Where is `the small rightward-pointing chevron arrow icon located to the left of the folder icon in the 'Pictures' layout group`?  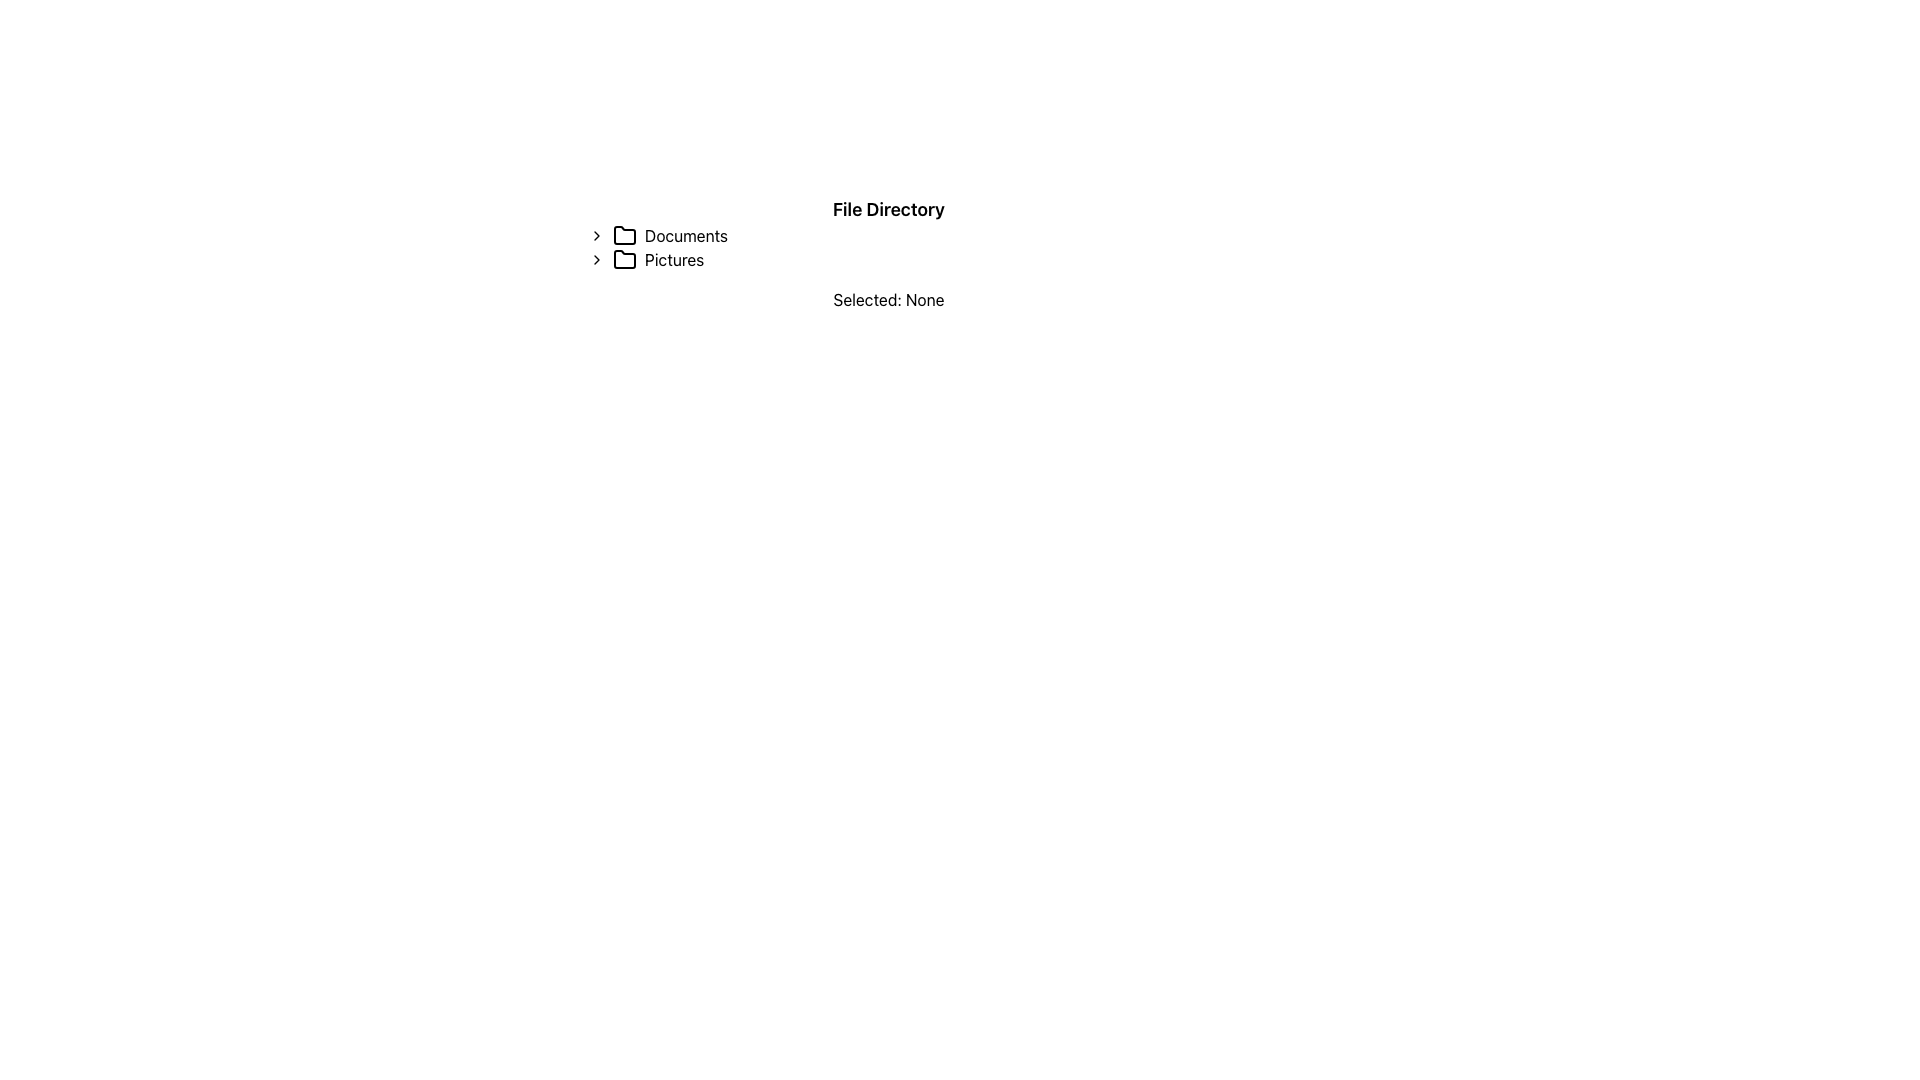
the small rightward-pointing chevron arrow icon located to the left of the folder icon in the 'Pictures' layout group is located at coordinates (595, 258).